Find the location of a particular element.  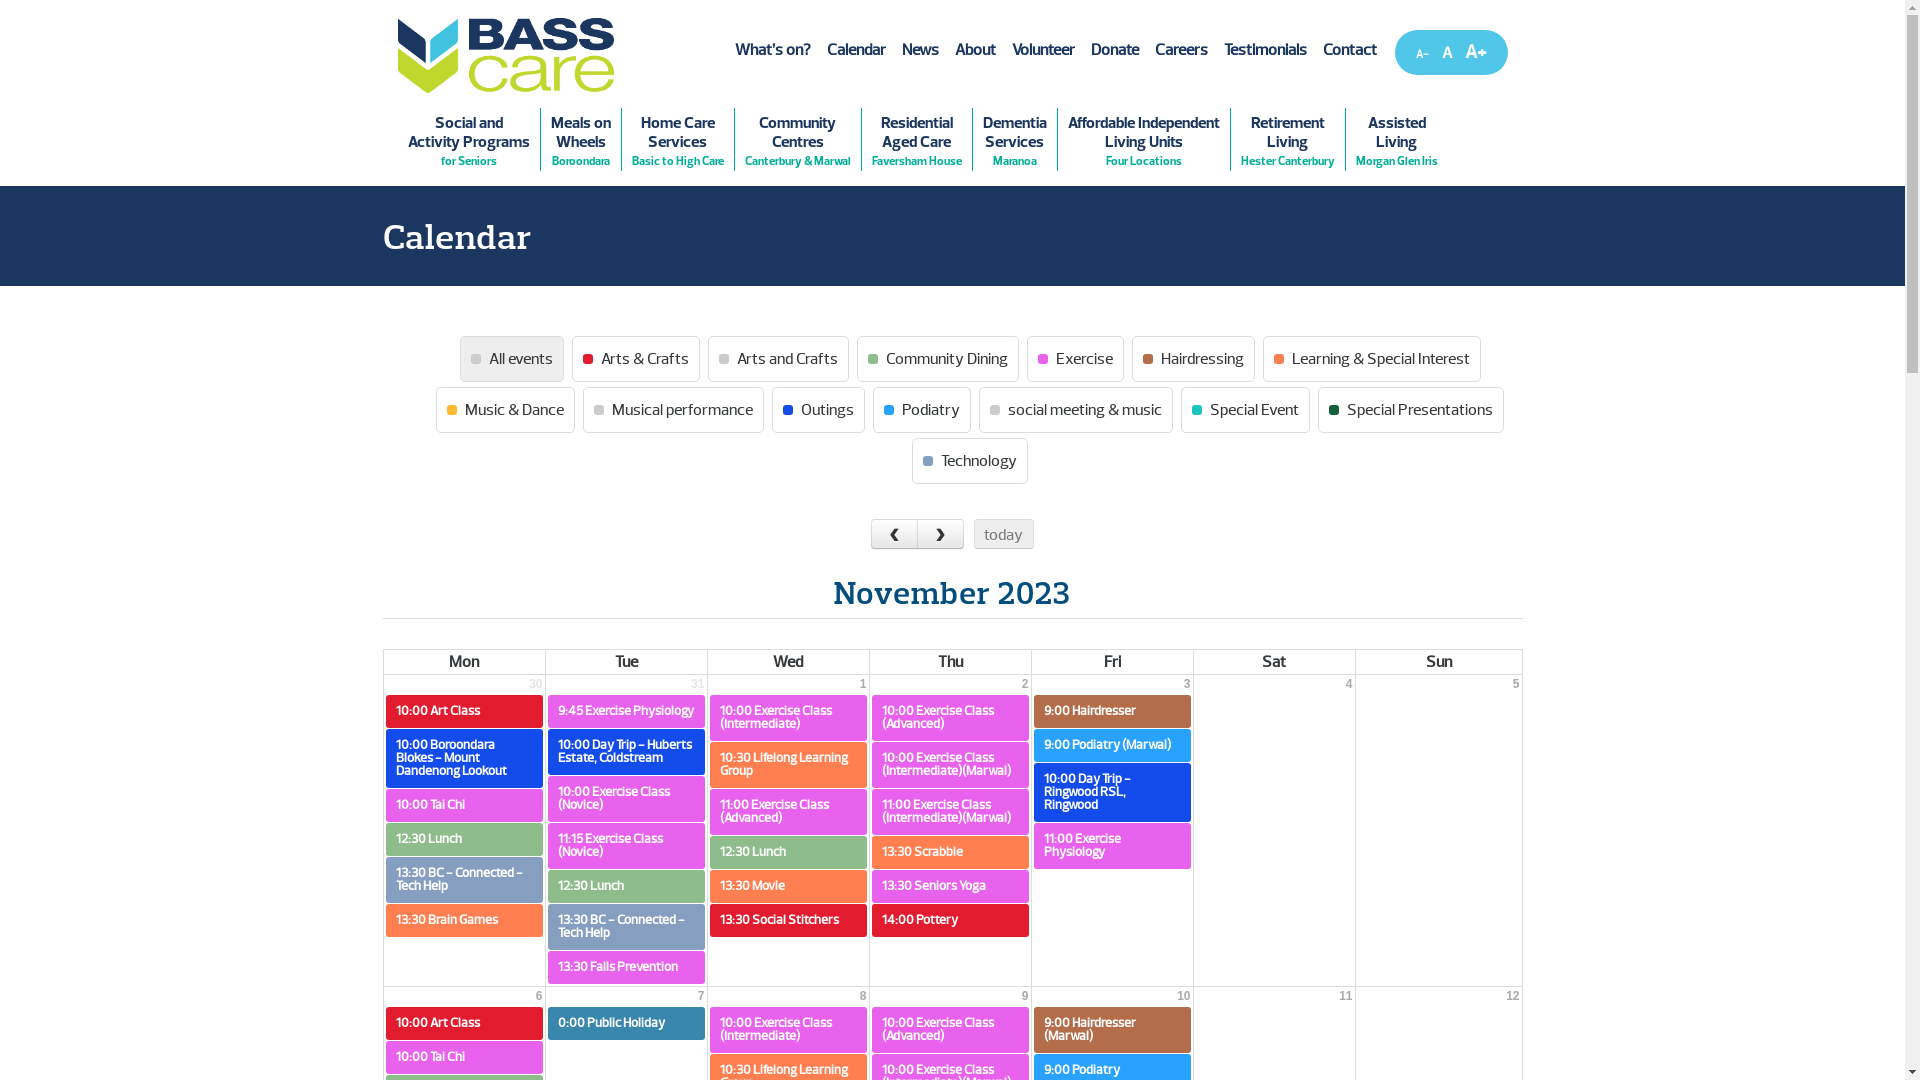

'10:00 Day Trip - Huberts Estate, Coldstream is located at coordinates (625, 752).